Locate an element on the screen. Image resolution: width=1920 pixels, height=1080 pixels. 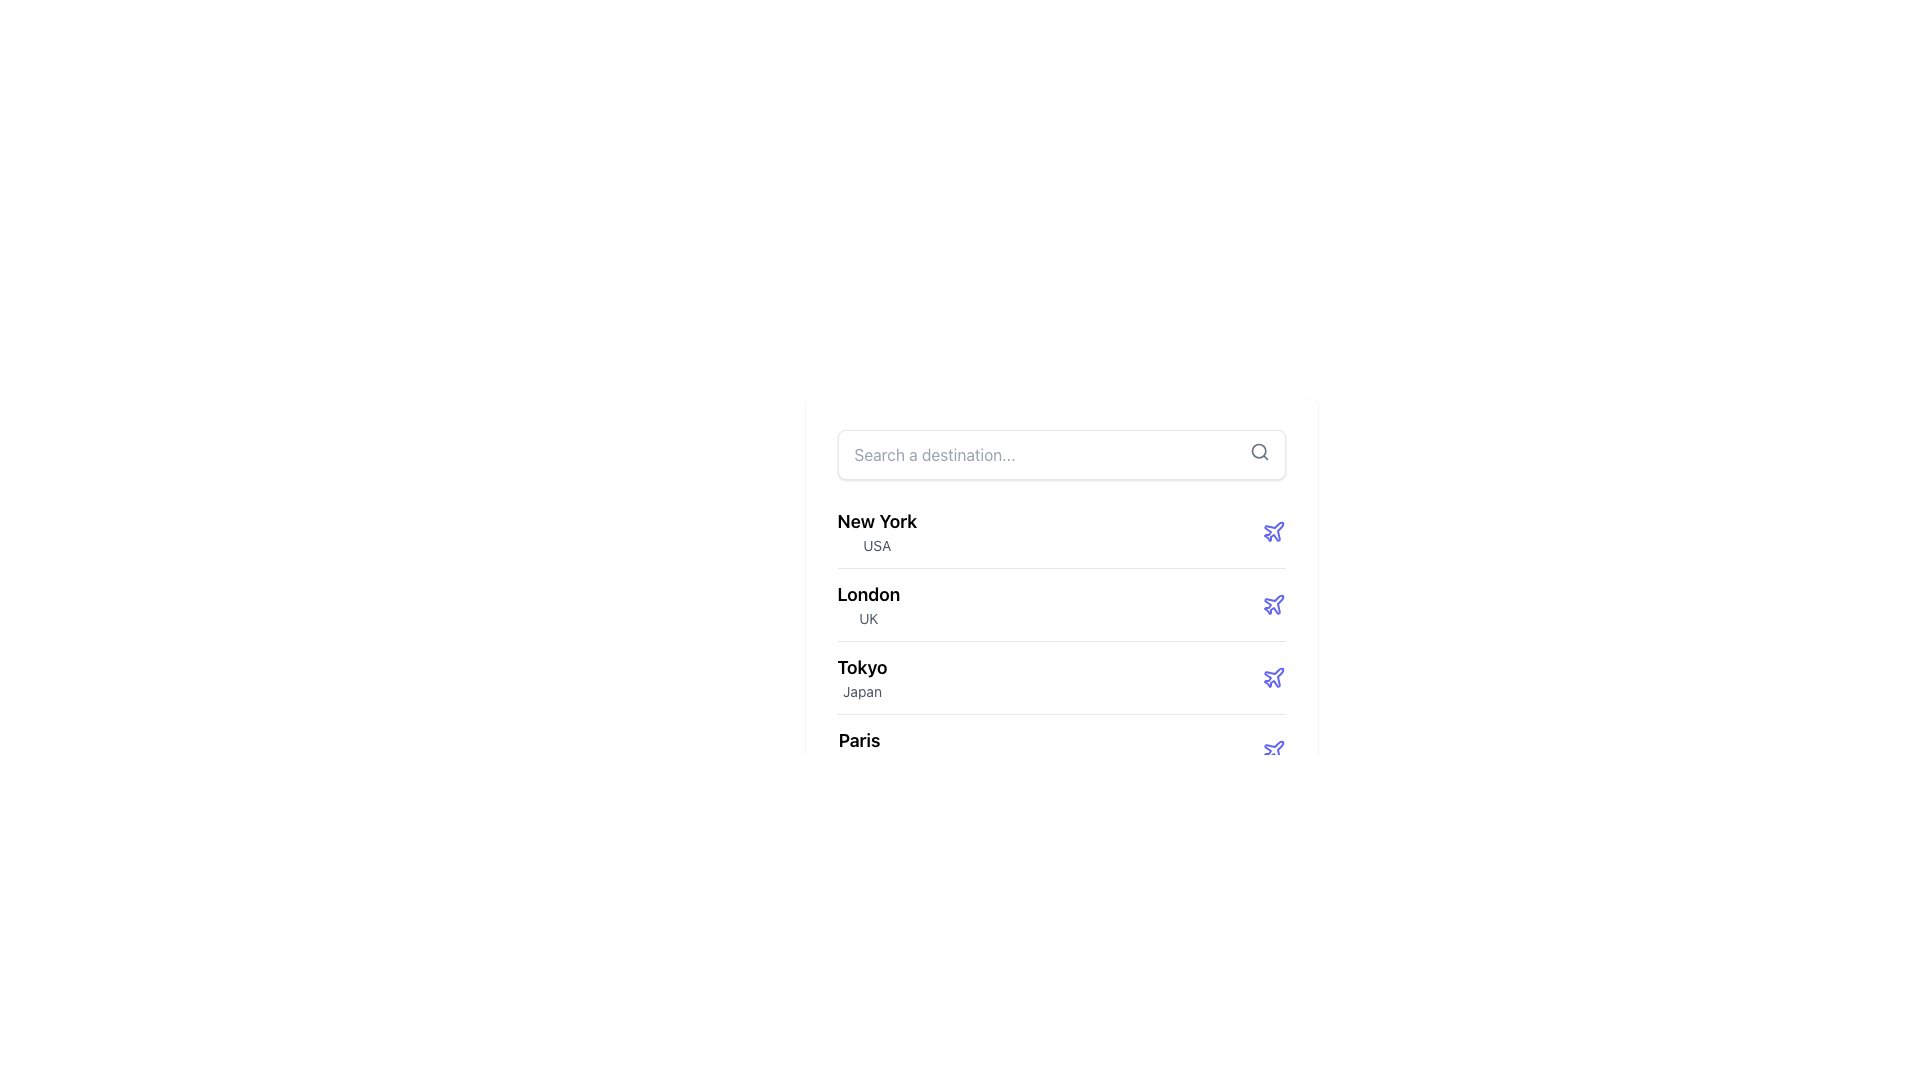
the airplane icon is located at coordinates (1272, 750).